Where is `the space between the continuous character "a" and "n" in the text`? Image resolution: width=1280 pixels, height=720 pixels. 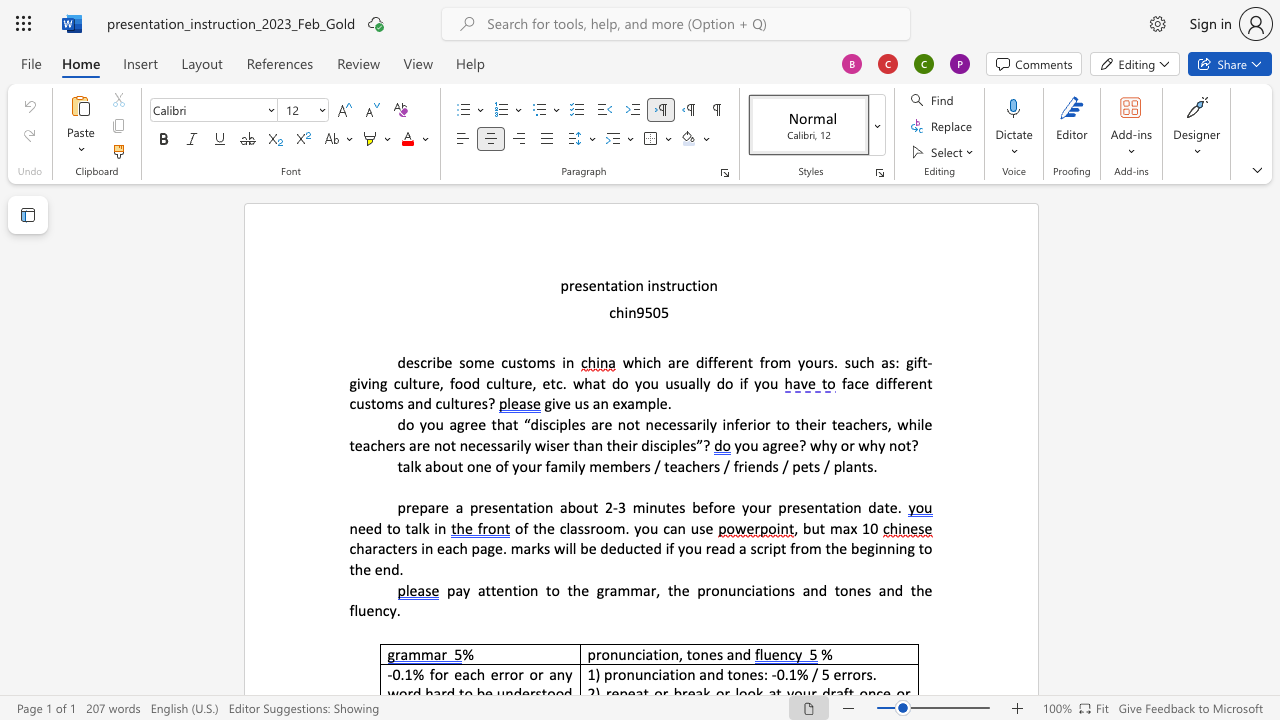
the space between the continuous character "a" and "n" in the text is located at coordinates (599, 403).